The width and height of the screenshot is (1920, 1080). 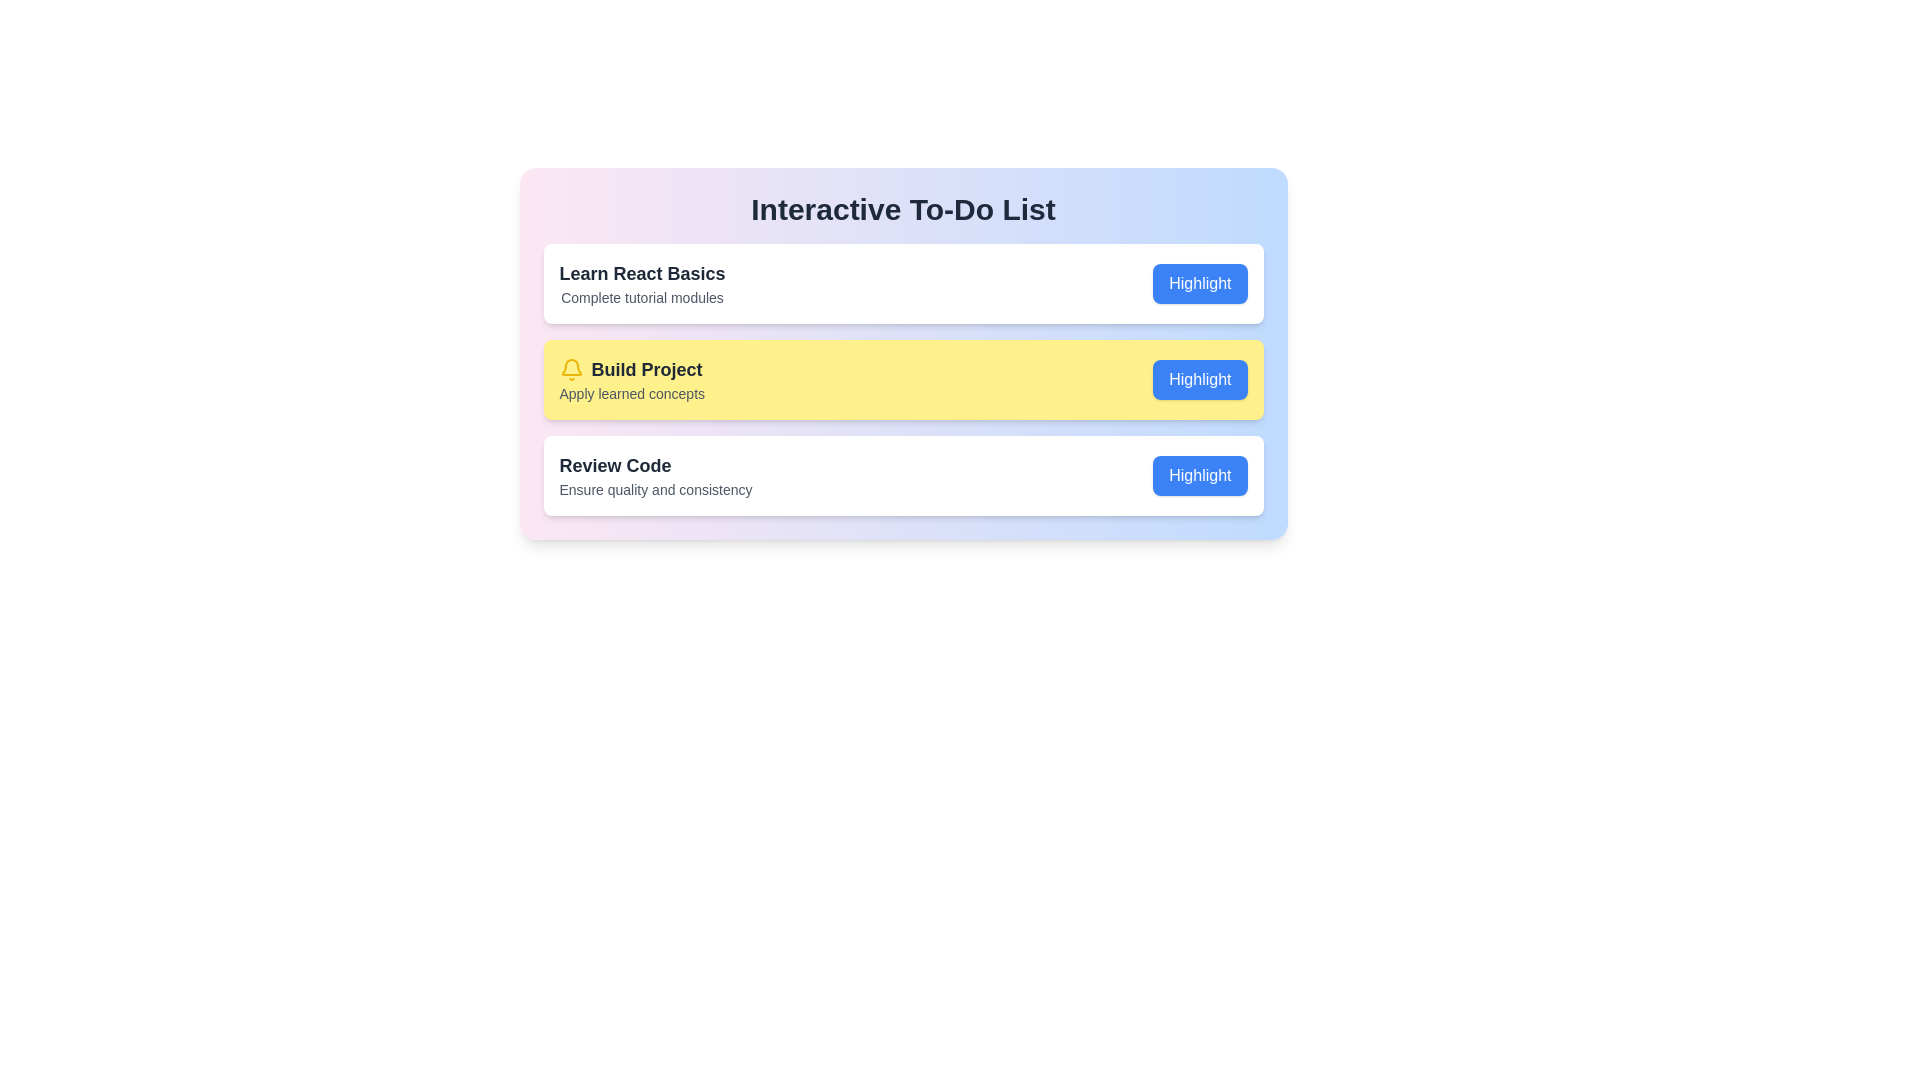 I want to click on the 'Highlight' button of the item with the name Learn React Basics, so click(x=1200, y=284).